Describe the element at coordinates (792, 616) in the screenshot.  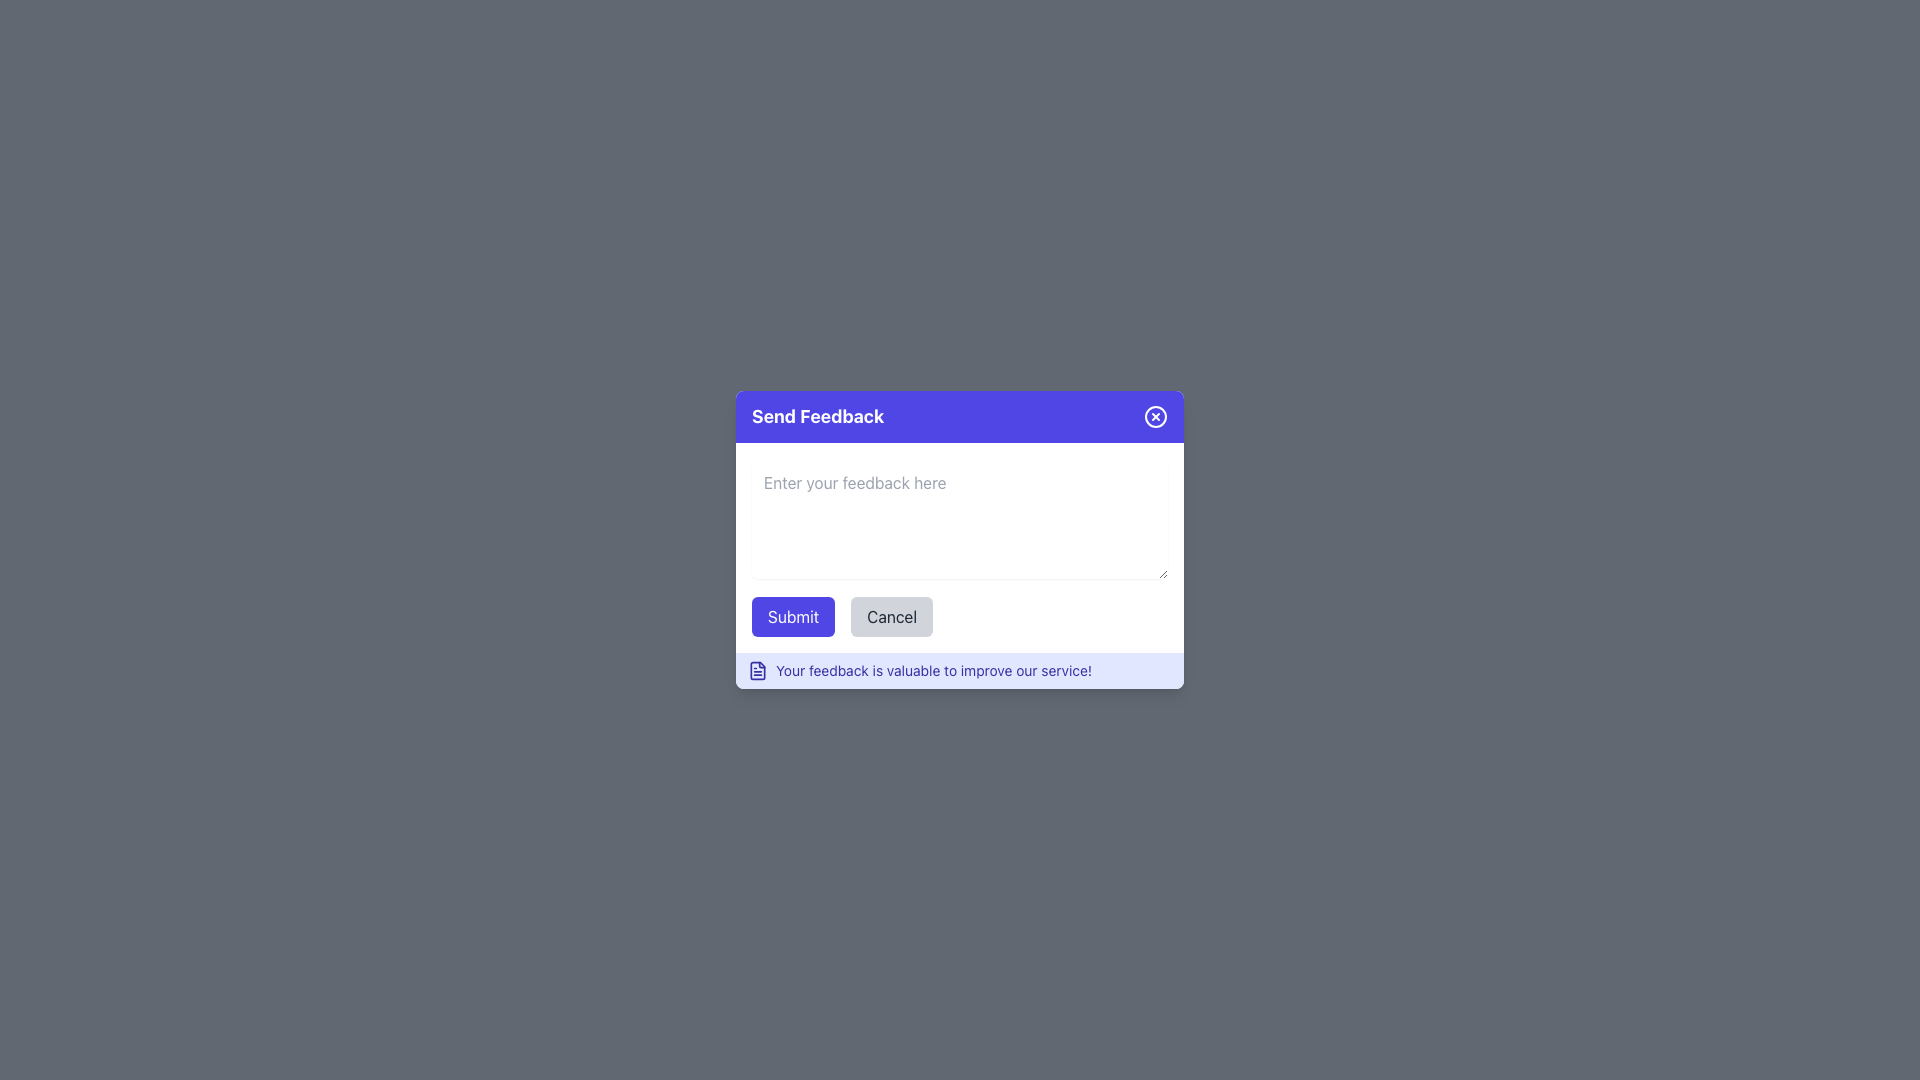
I see `the submission button located in the lower-right section of the 'Send Feedback' dialog box to finalize and submit the entered feedback or data` at that location.